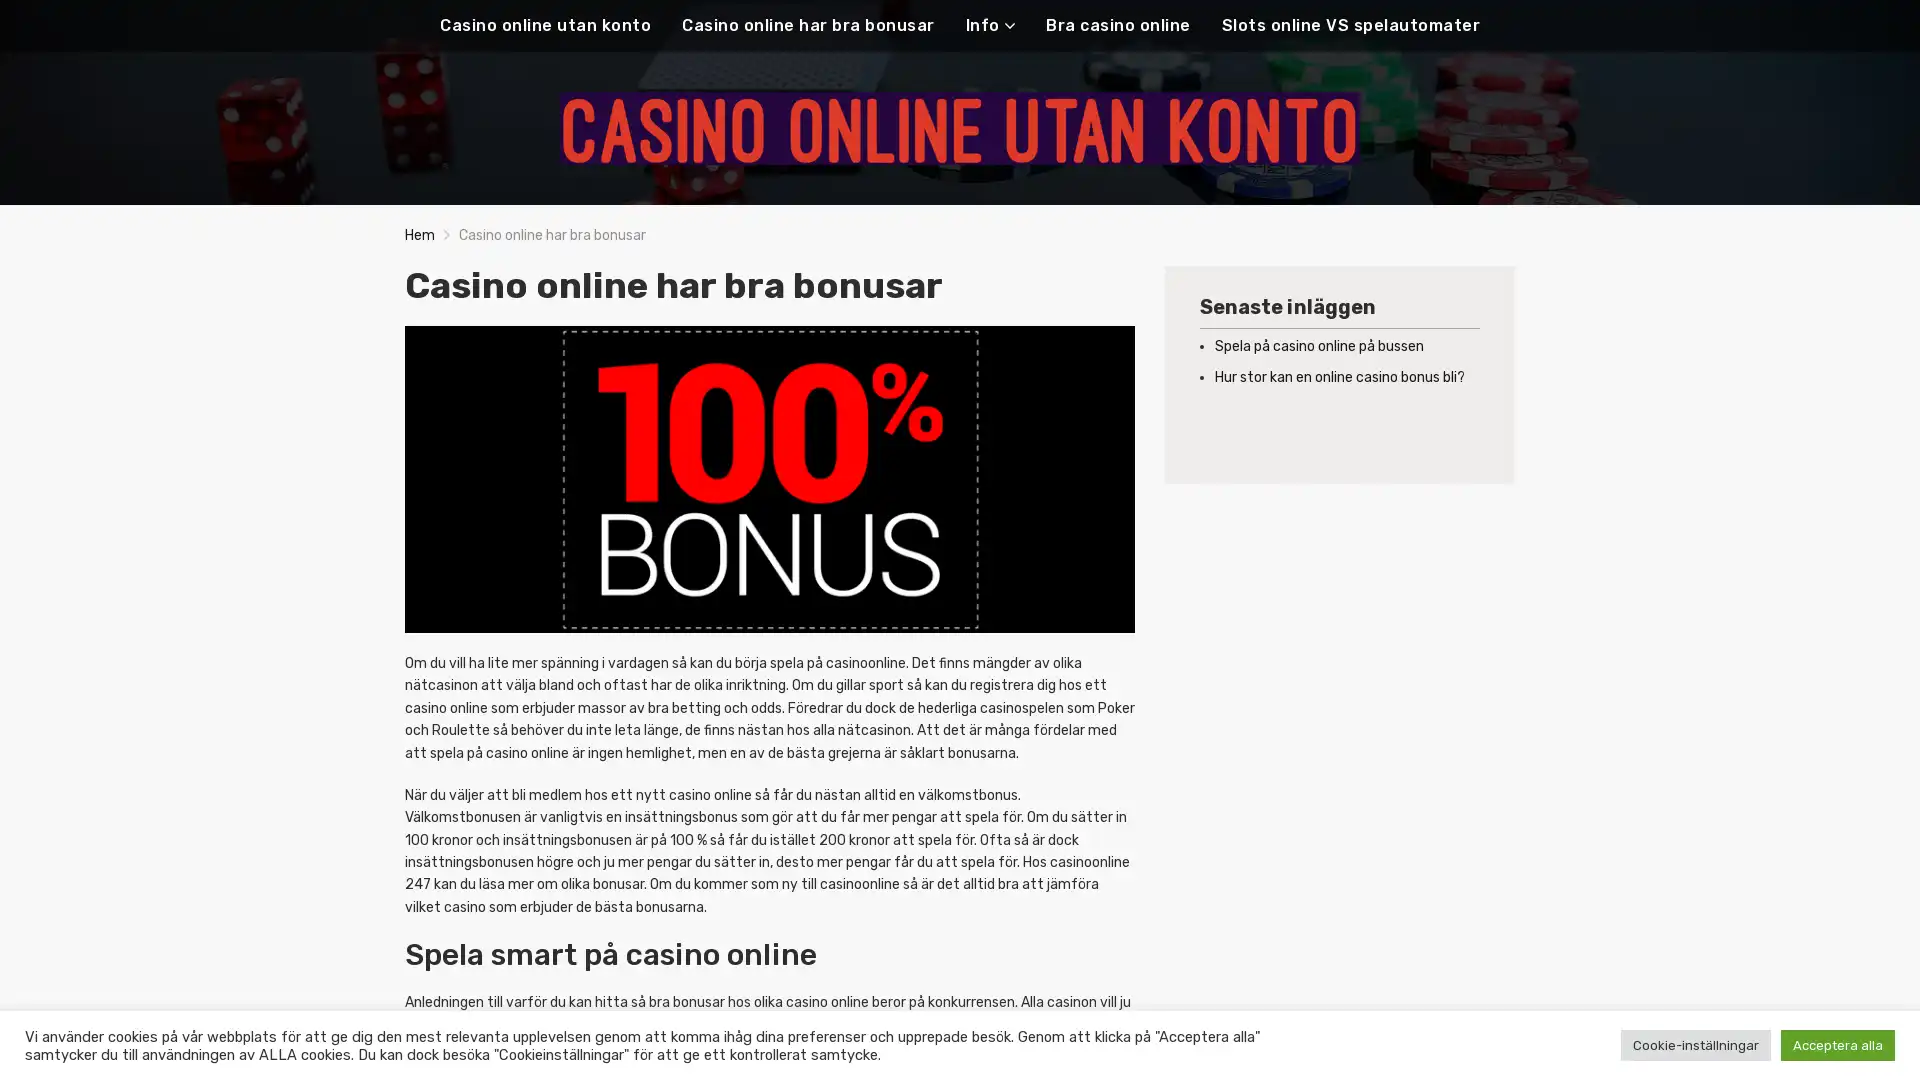 The height and width of the screenshot is (1080, 1920). What do you see at coordinates (1838, 1044) in the screenshot?
I see `Acceptera alla` at bounding box center [1838, 1044].